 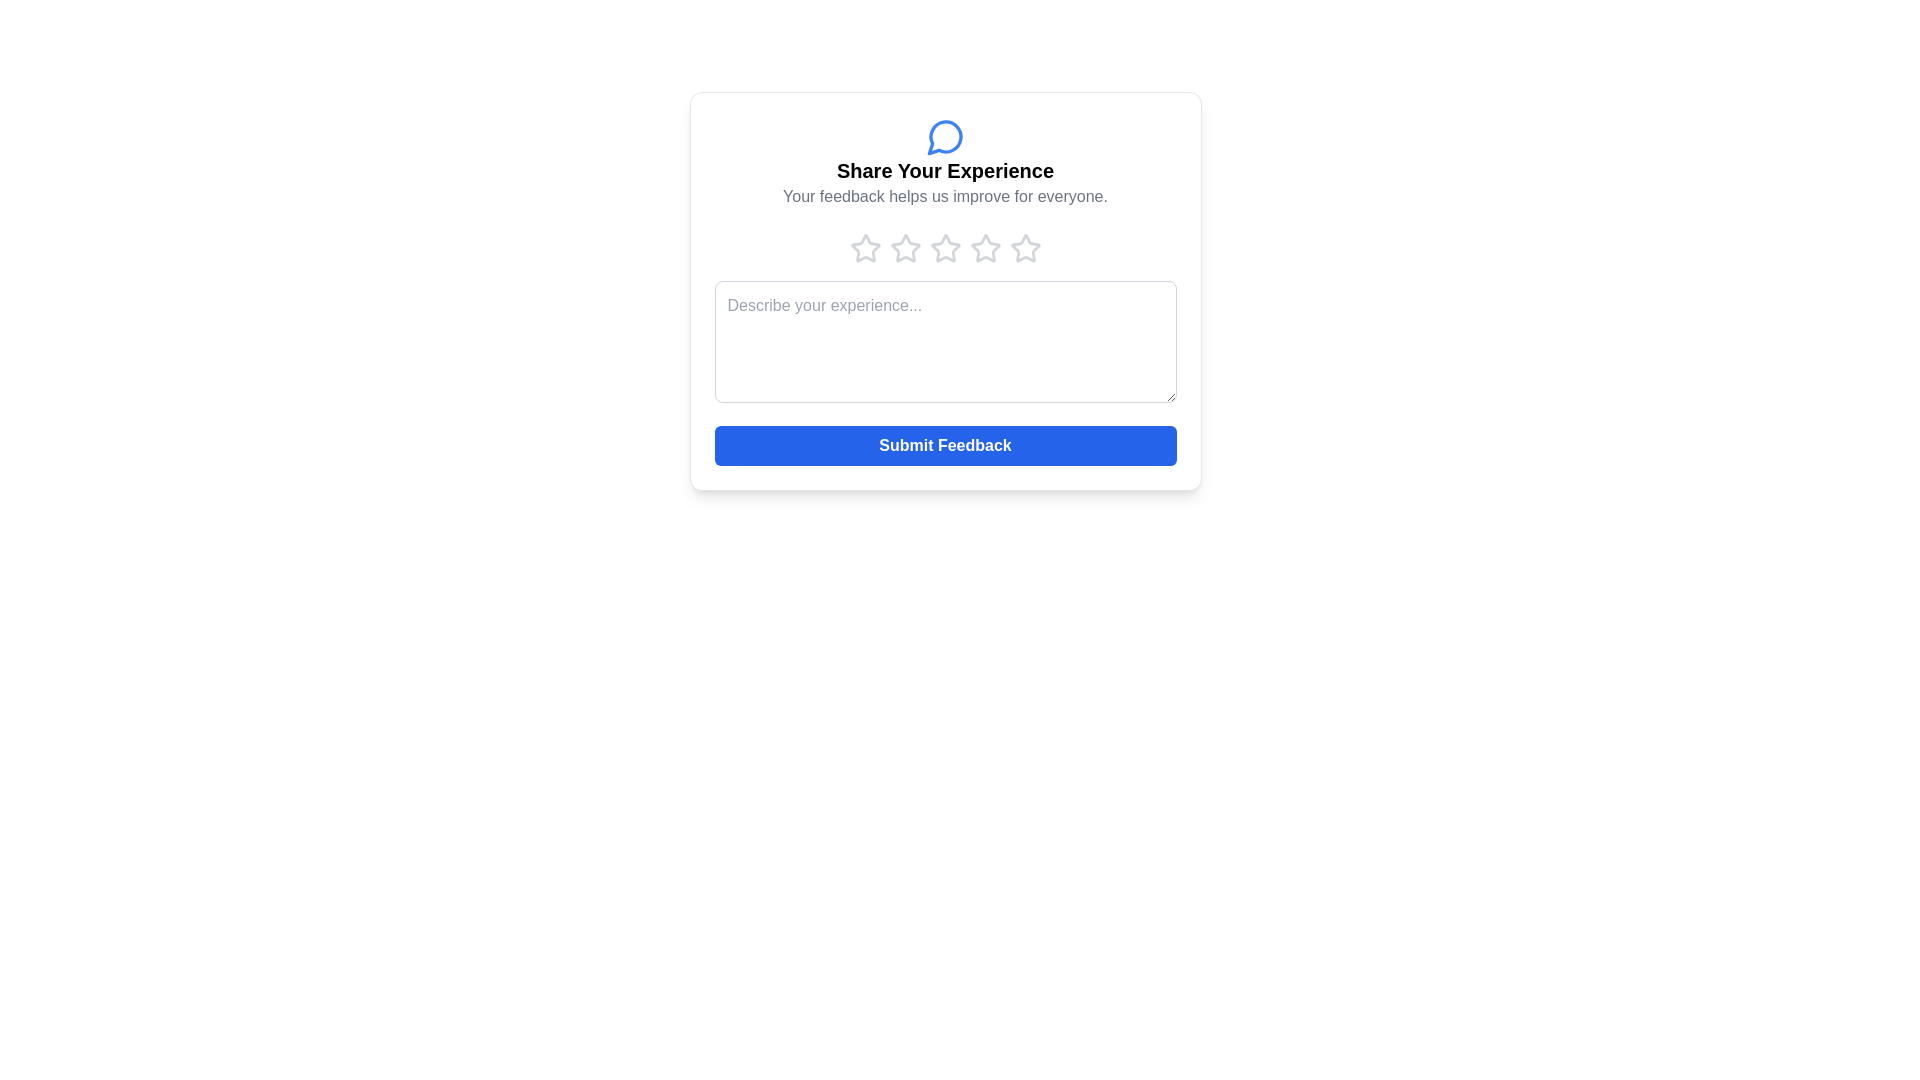 I want to click on the decorative icon located at the top center of the feedback interface, which enhances the visual appeal of the 'Share Your Experience' prompt, so click(x=944, y=136).